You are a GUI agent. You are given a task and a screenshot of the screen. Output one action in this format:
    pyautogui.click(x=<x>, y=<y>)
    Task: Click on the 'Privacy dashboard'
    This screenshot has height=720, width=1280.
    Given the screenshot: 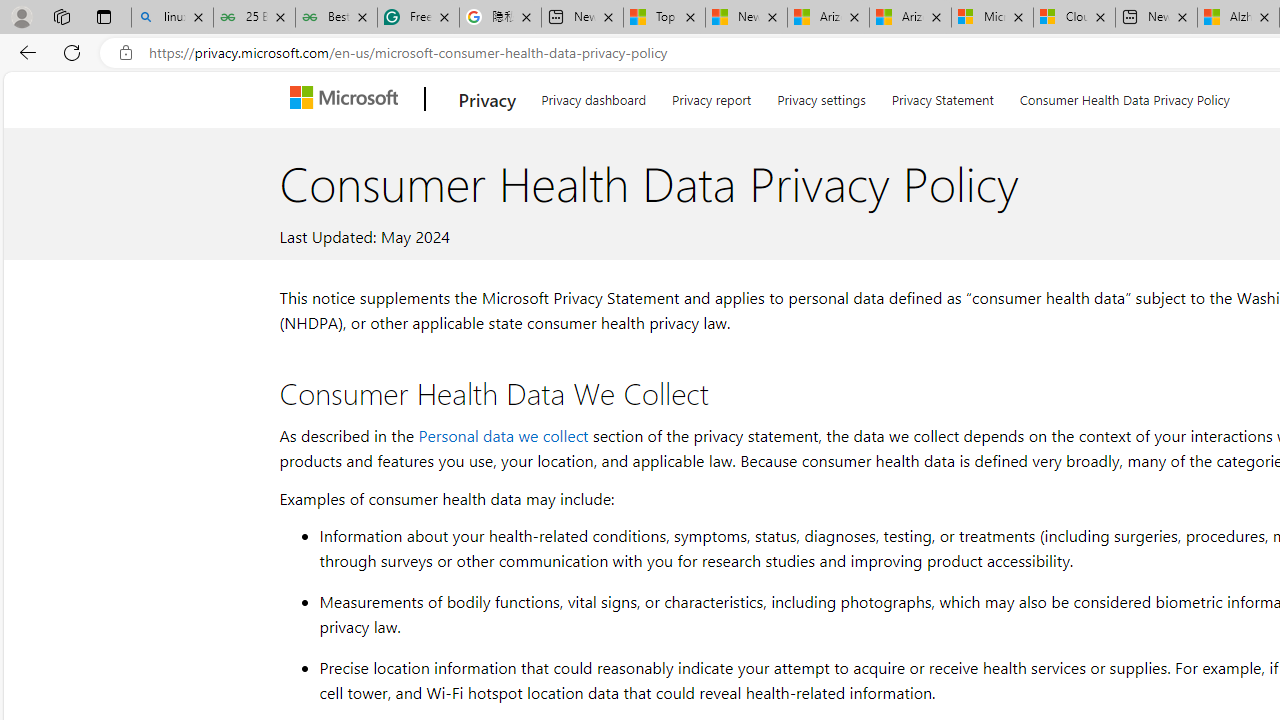 What is the action you would take?
    pyautogui.click(x=592, y=96)
    